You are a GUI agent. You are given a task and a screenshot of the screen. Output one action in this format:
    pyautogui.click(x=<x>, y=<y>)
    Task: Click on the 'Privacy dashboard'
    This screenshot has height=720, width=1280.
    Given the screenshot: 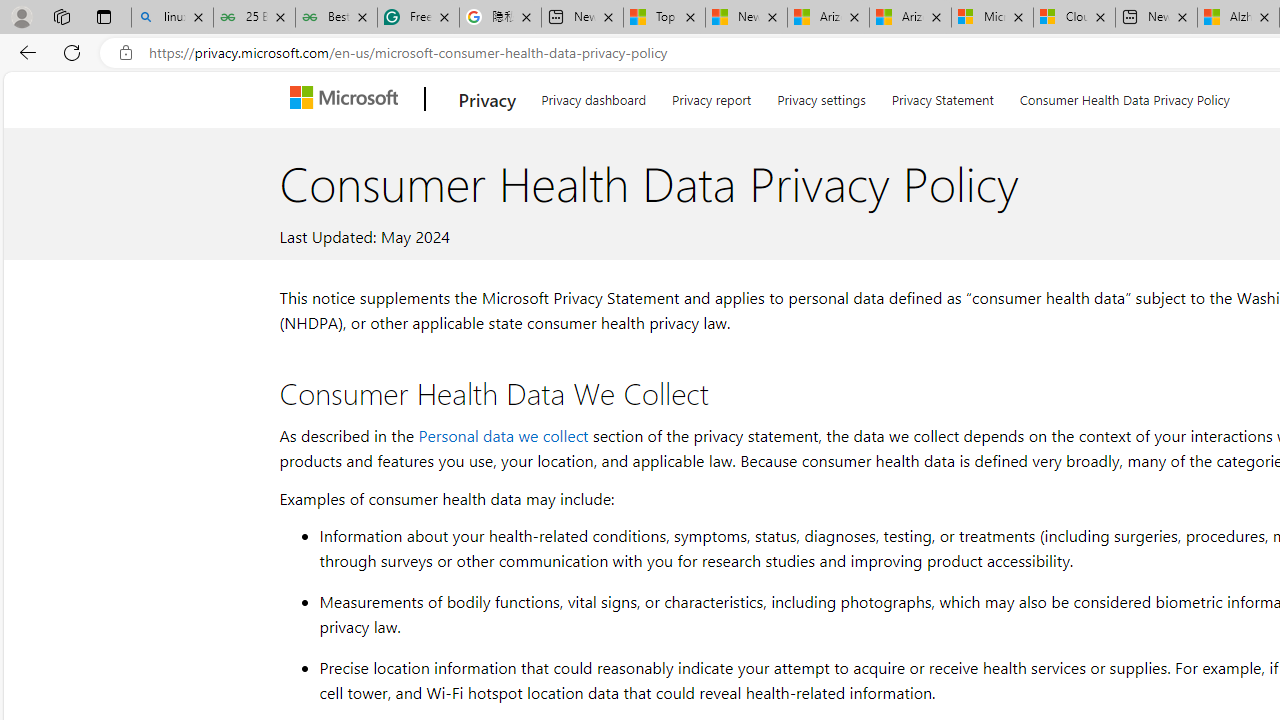 What is the action you would take?
    pyautogui.click(x=592, y=96)
    